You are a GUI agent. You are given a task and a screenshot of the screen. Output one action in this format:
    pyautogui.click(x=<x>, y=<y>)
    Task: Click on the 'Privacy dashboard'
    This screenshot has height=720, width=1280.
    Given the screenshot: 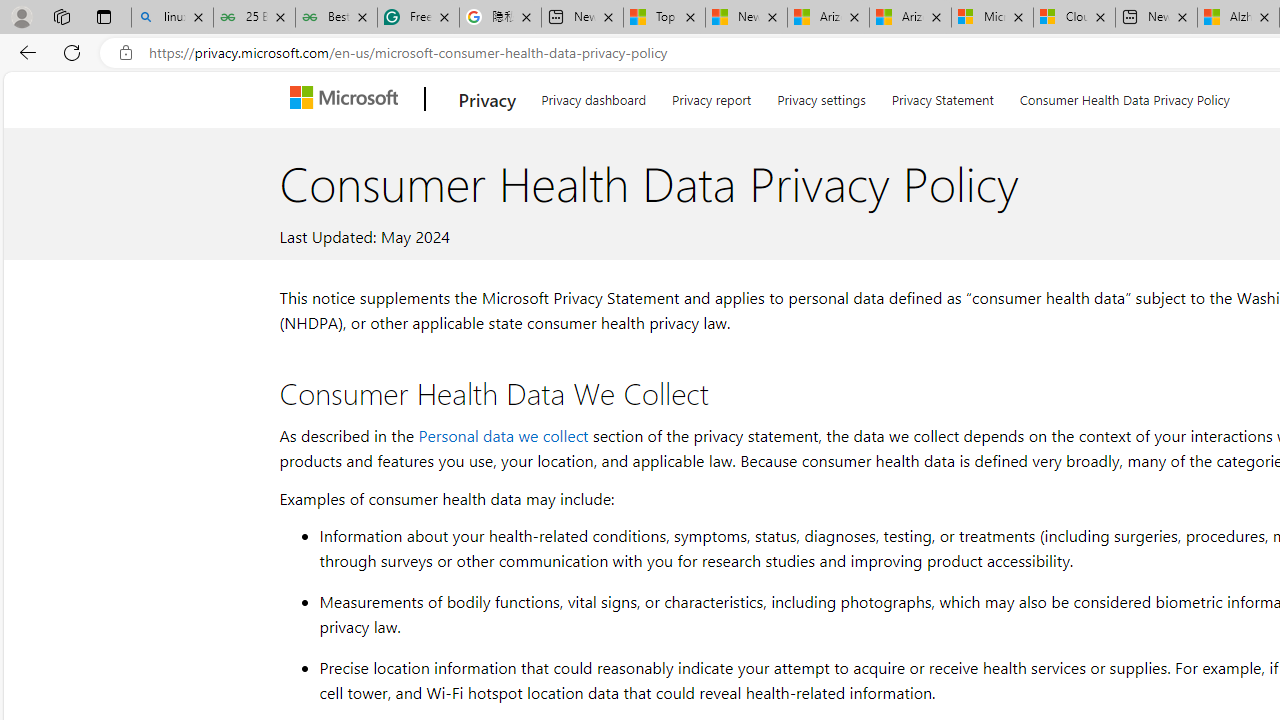 What is the action you would take?
    pyautogui.click(x=592, y=96)
    